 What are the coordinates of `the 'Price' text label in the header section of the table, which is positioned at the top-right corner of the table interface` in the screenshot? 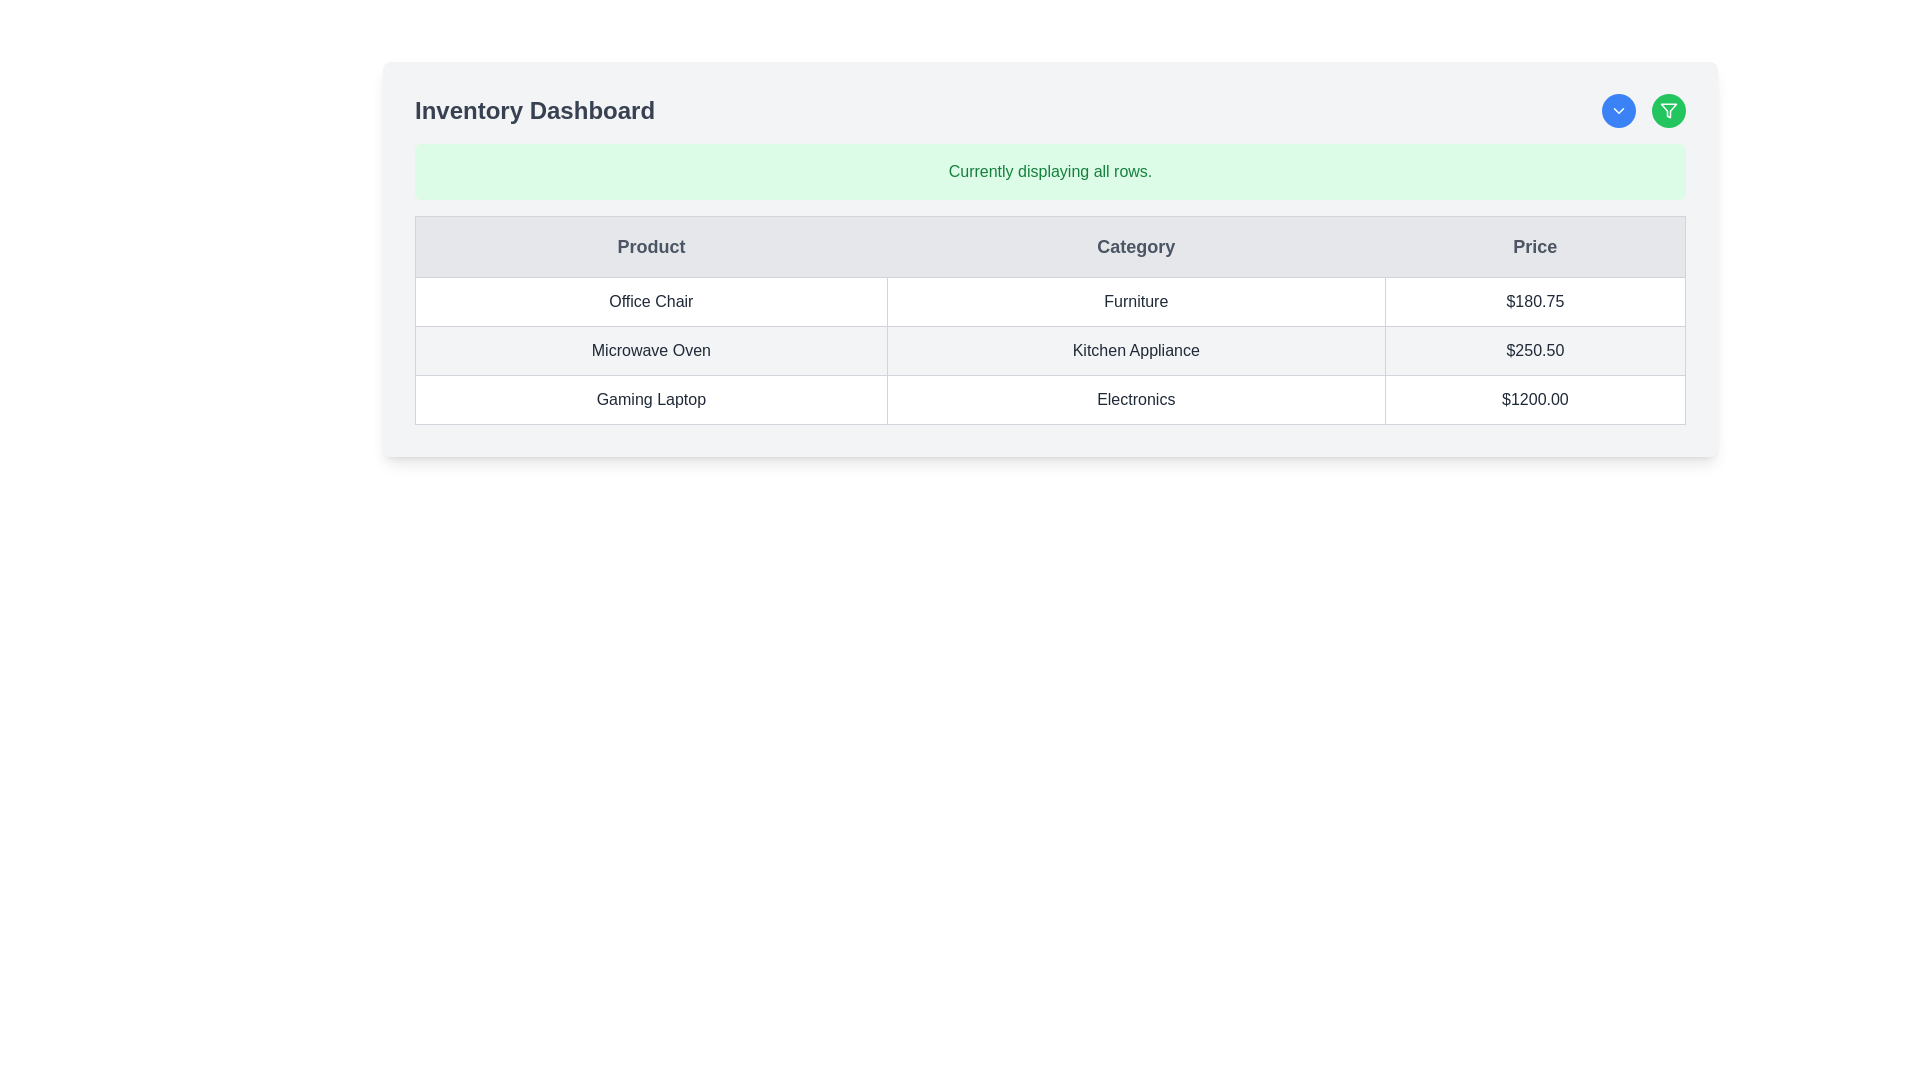 It's located at (1534, 245).